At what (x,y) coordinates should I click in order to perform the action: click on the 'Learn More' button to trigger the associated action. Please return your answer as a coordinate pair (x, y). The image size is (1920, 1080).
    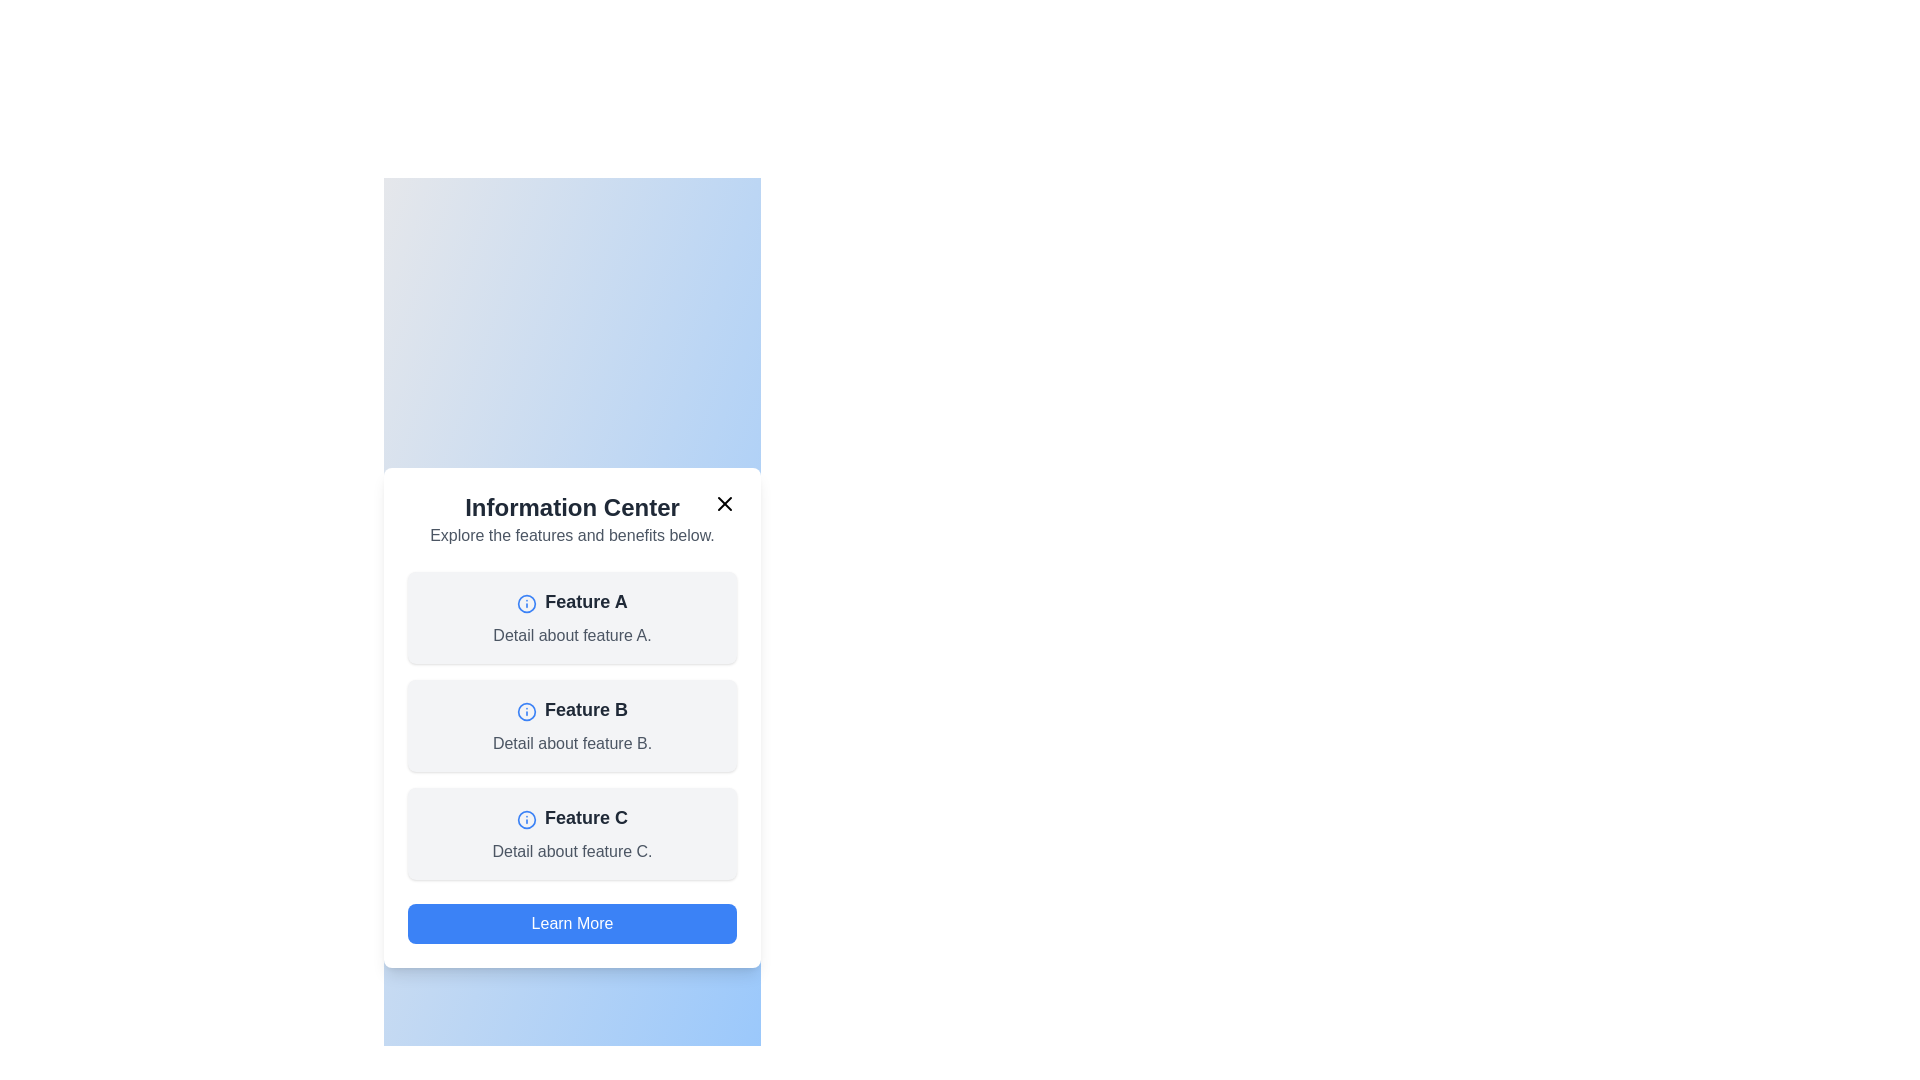
    Looking at the image, I should click on (571, 924).